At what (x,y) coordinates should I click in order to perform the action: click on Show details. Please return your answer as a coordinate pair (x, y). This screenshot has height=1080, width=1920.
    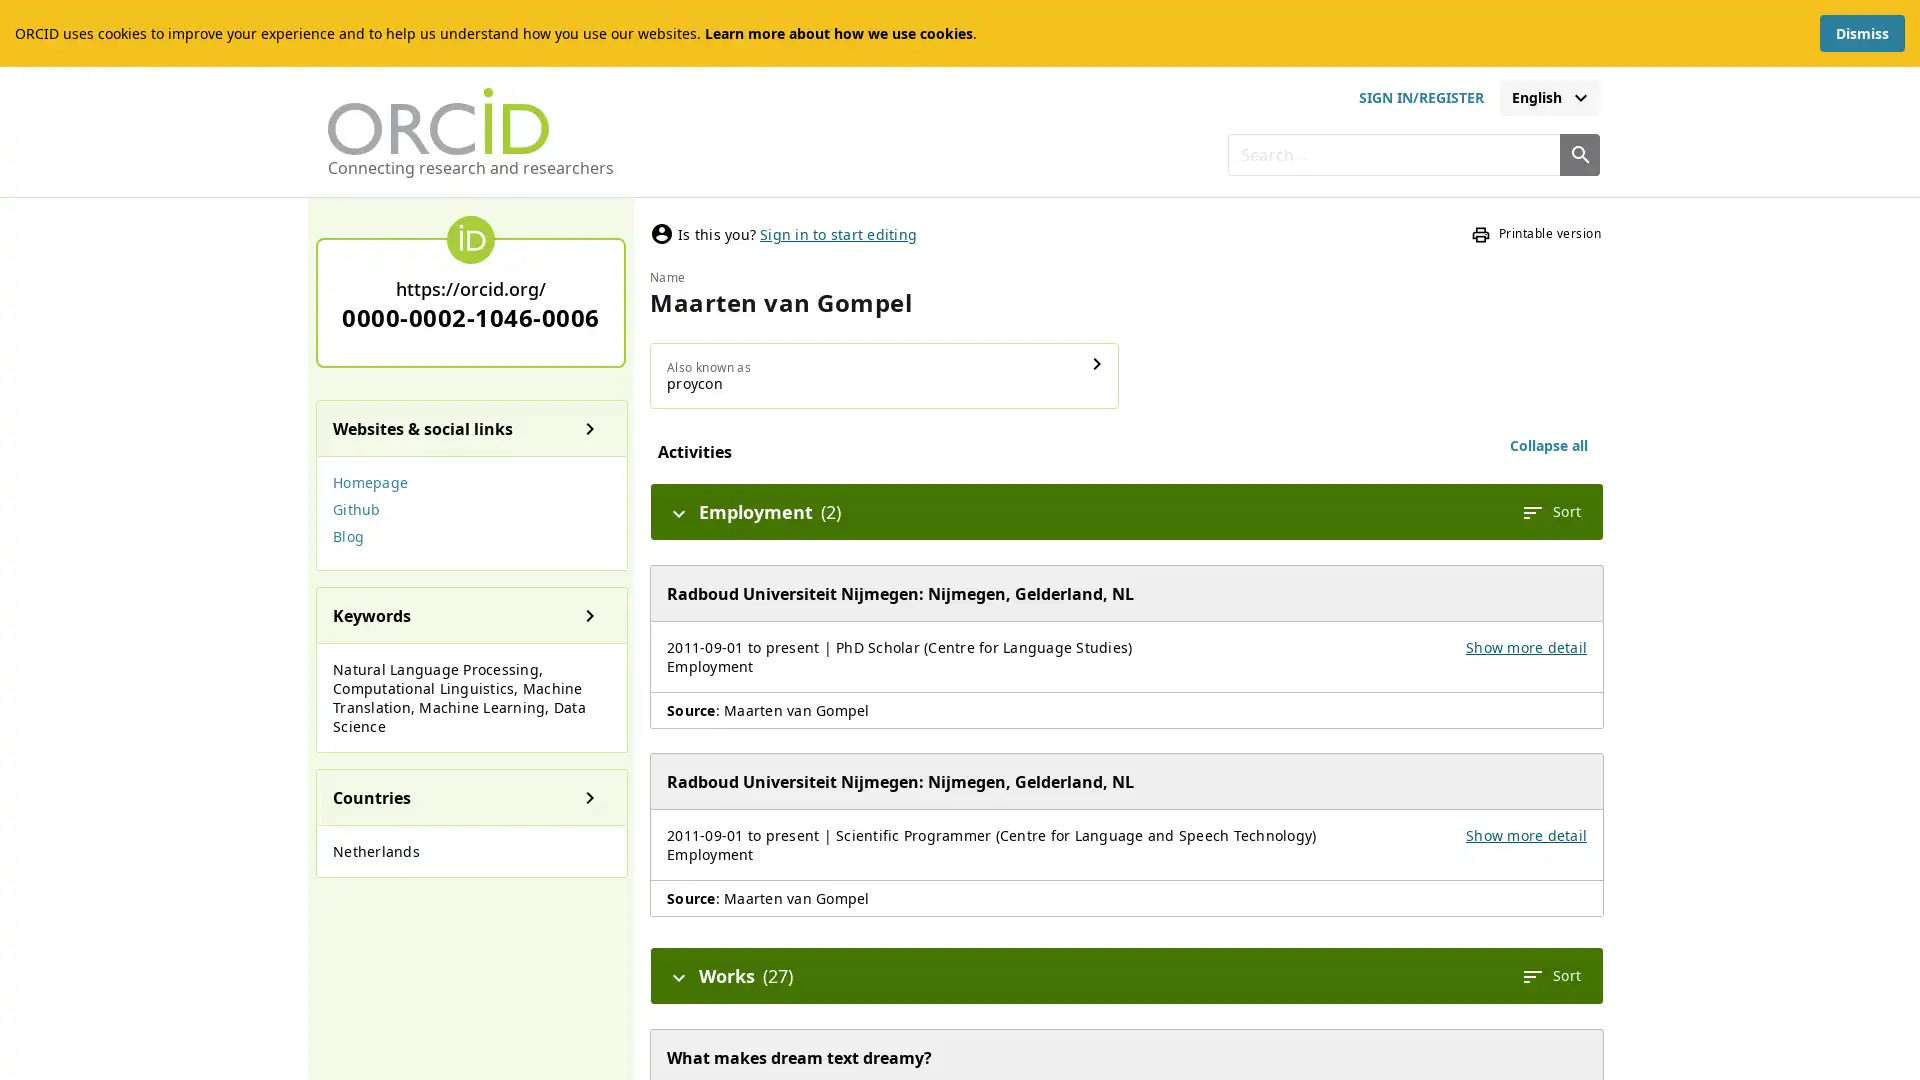
    Looking at the image, I should click on (589, 613).